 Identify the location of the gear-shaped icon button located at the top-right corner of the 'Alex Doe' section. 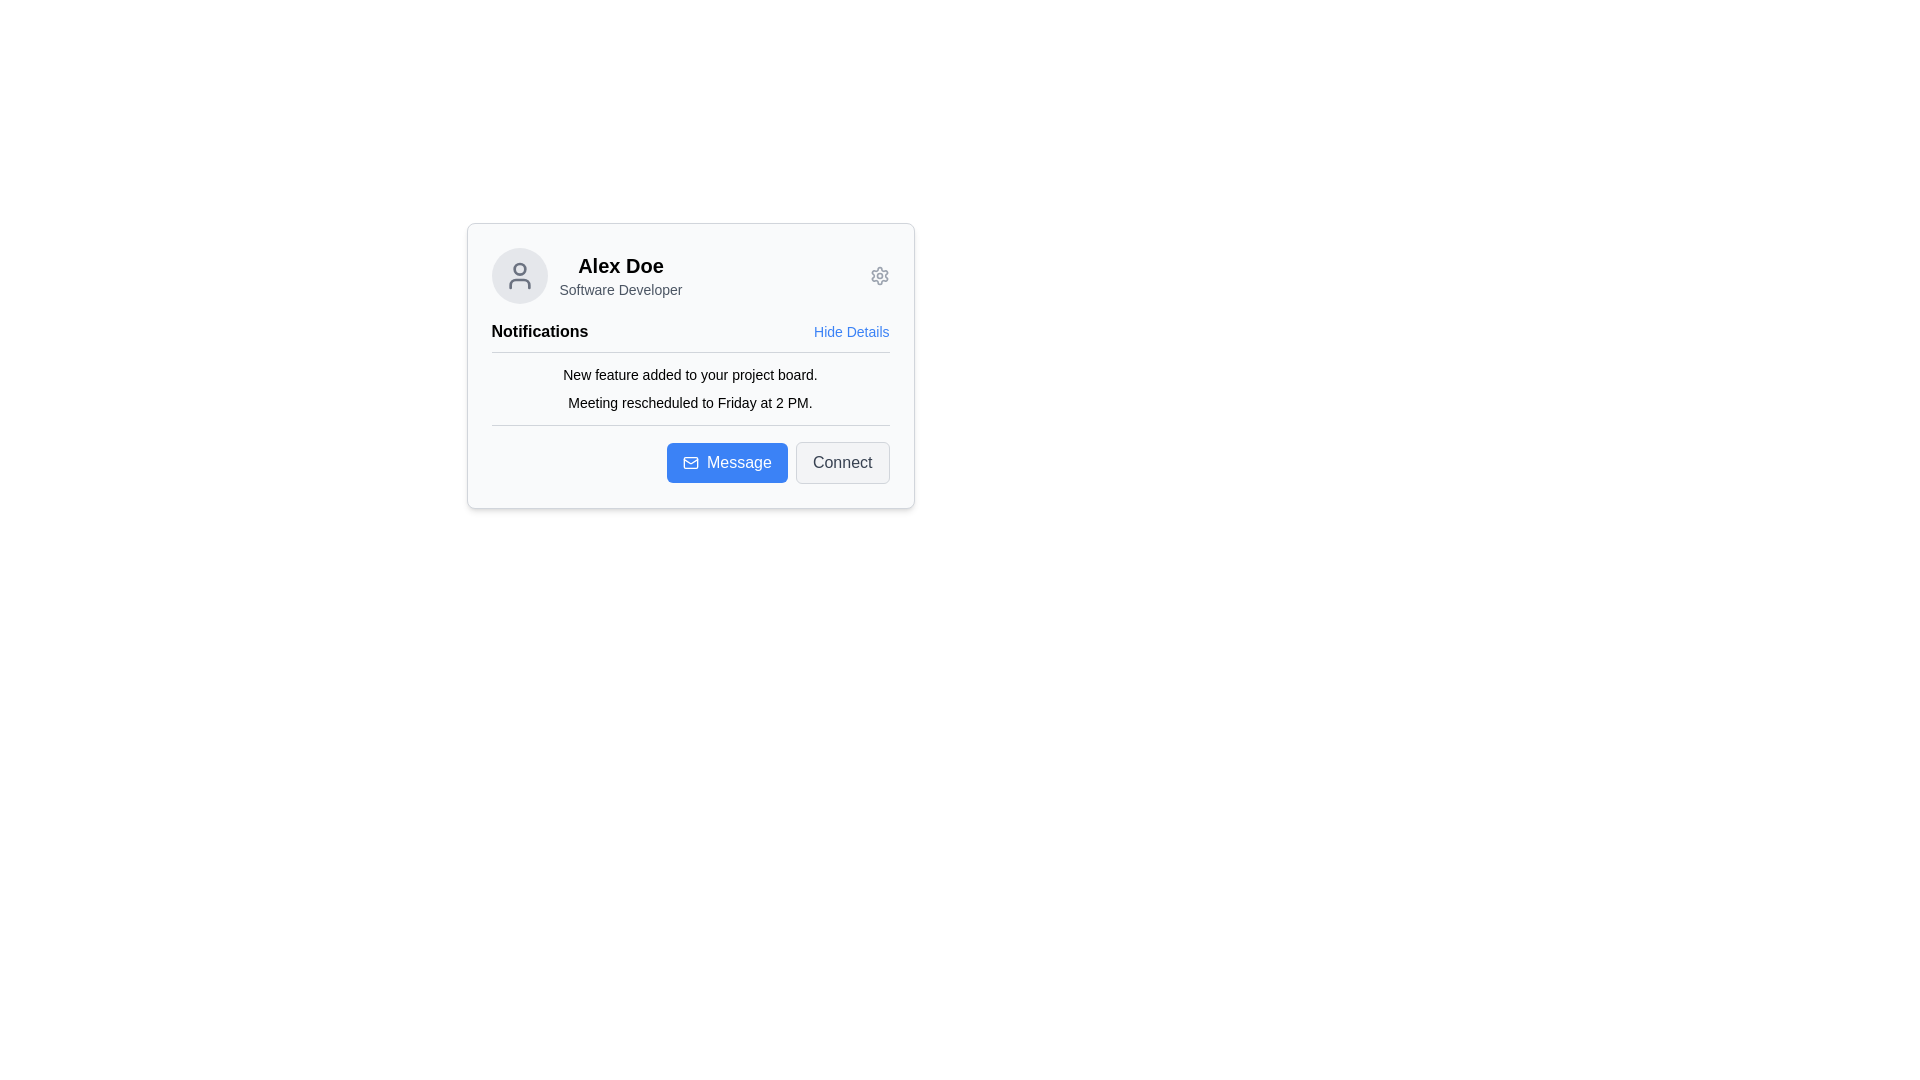
(879, 276).